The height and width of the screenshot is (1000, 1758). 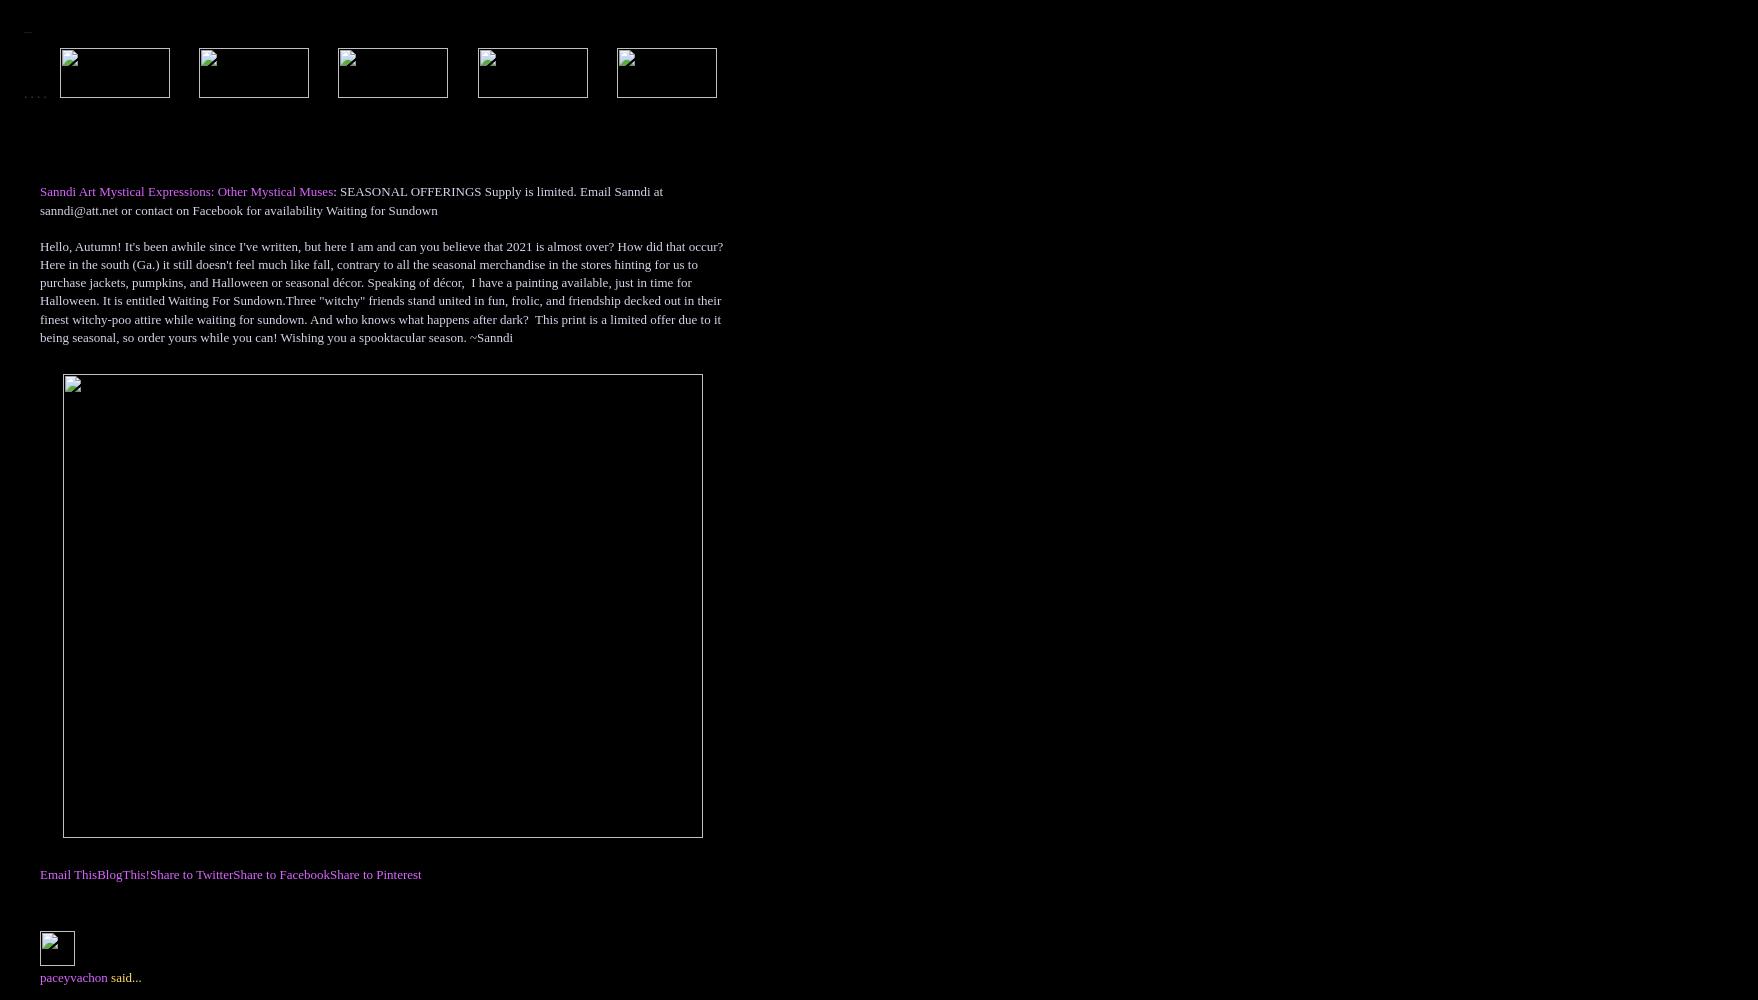 What do you see at coordinates (189, 872) in the screenshot?
I see `'Share to Twitter'` at bounding box center [189, 872].